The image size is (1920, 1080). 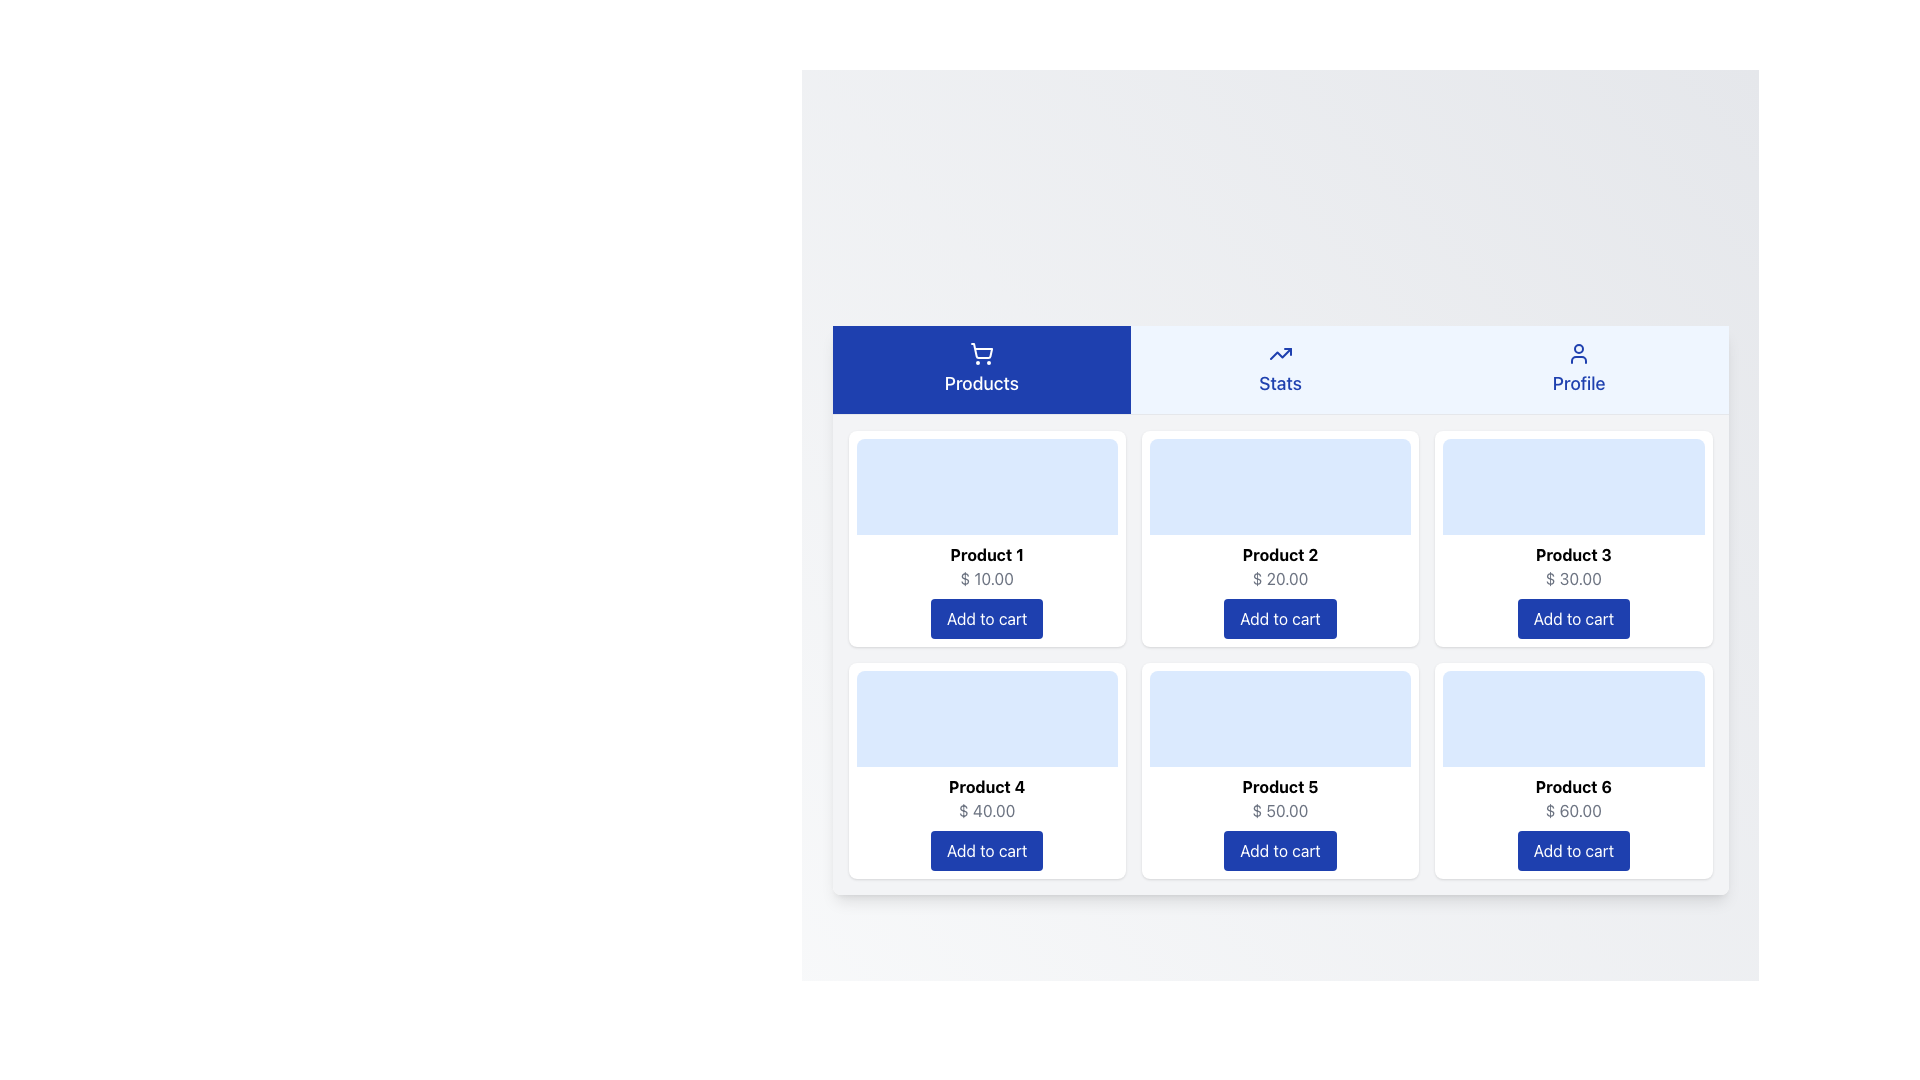 I want to click on the button allowing users to add 'Product 2' to their shopping cart, which is located below the product name and price, so click(x=1280, y=617).